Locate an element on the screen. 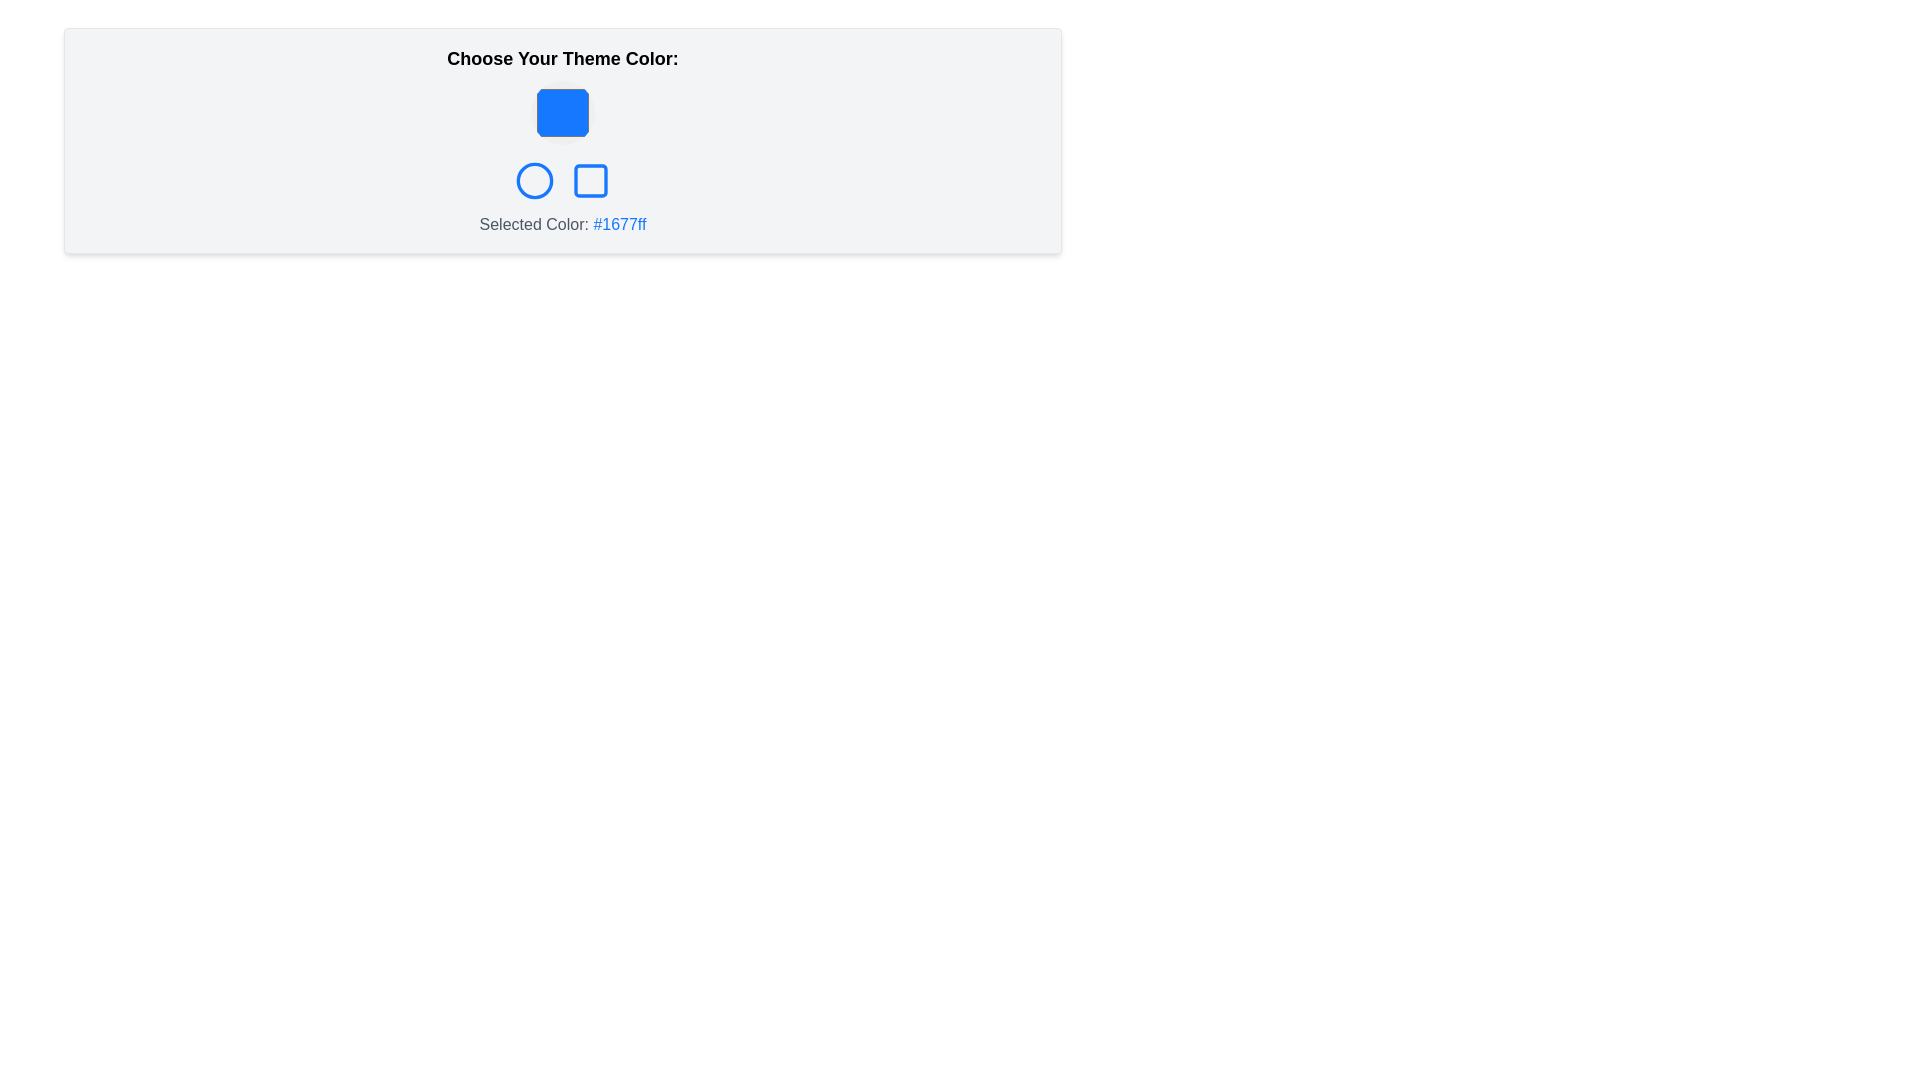 The height and width of the screenshot is (1080, 1920). the text label that serves as a header or instruction, located at the top of a card-like structure with a light gray background, rounded edges, and box shadow styling is located at coordinates (561, 57).